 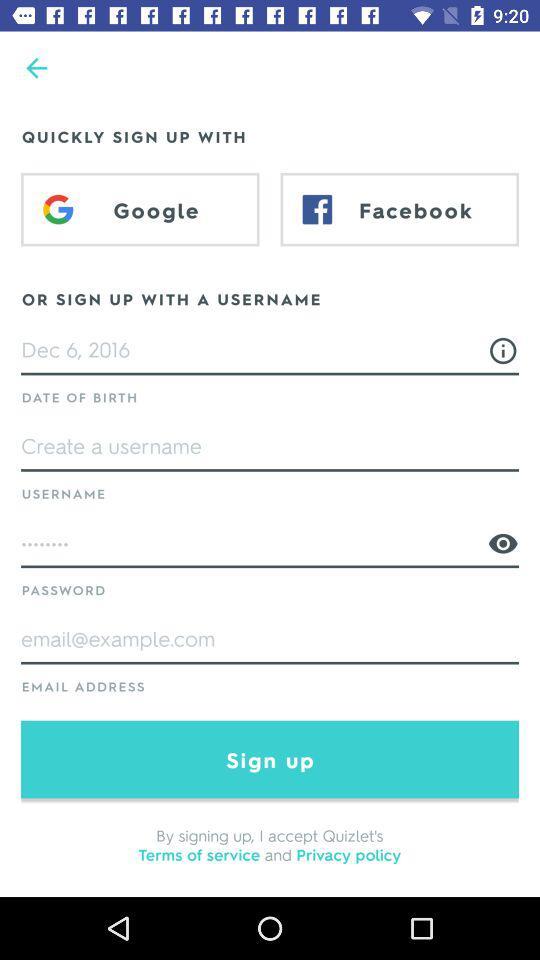 I want to click on icon above quickly sign up icon, so click(x=36, y=68).